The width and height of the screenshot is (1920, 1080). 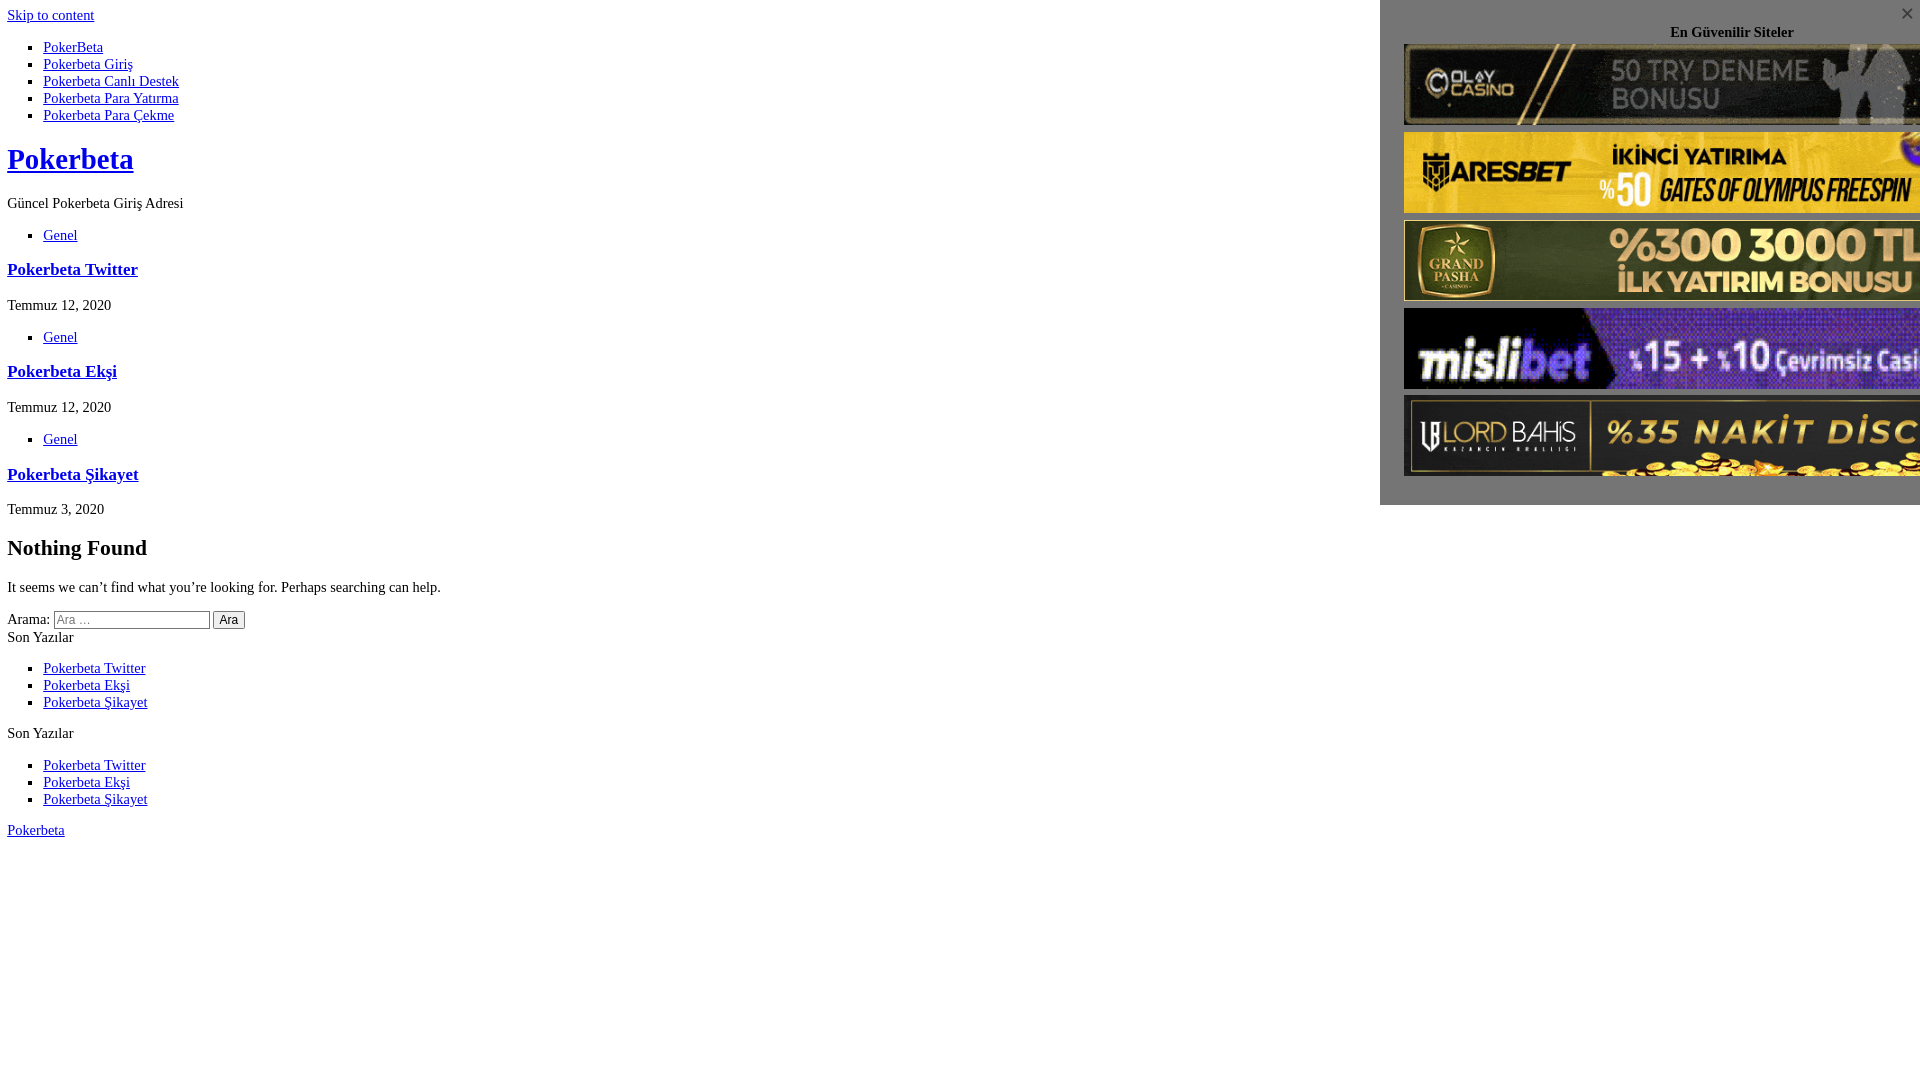 What do you see at coordinates (80, 299) in the screenshot?
I see `'Pokerbeta Twitter'` at bounding box center [80, 299].